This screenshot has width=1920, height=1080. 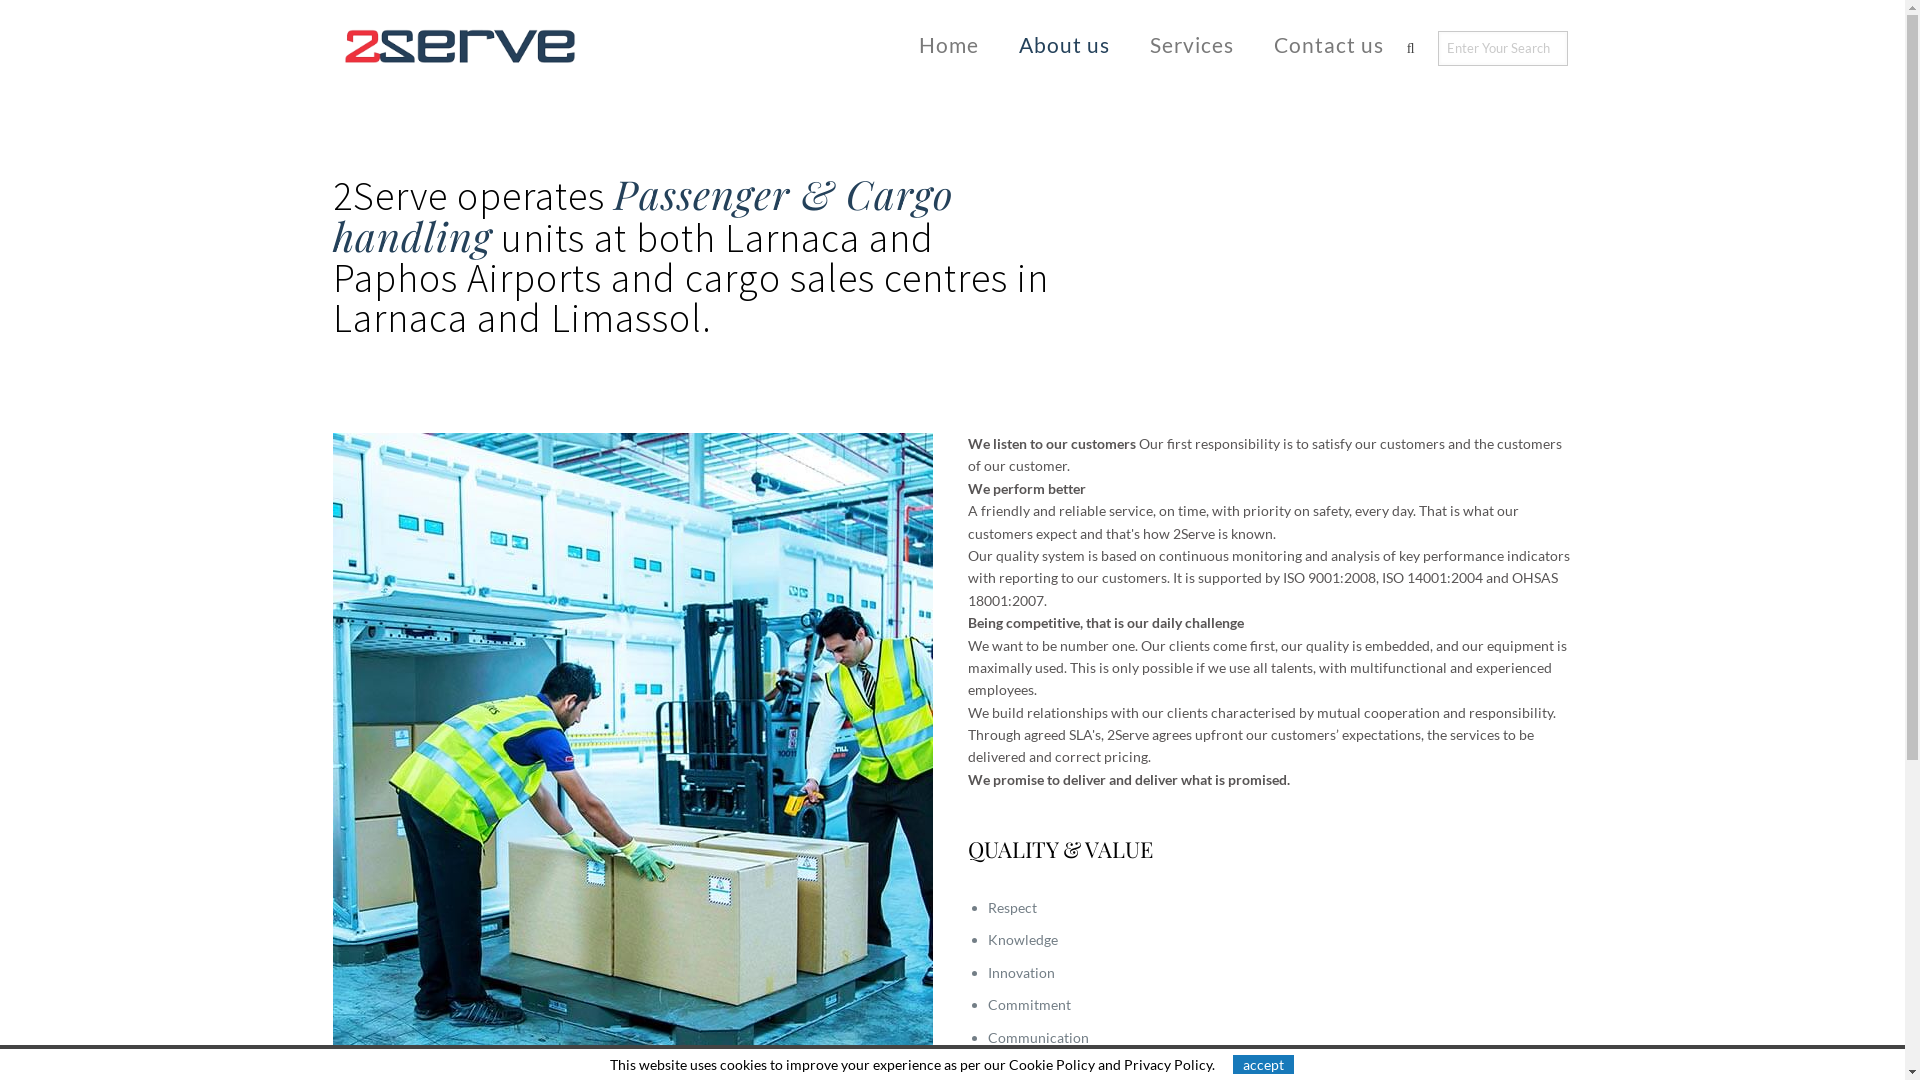 What do you see at coordinates (1262, 1063) in the screenshot?
I see `'accept'` at bounding box center [1262, 1063].